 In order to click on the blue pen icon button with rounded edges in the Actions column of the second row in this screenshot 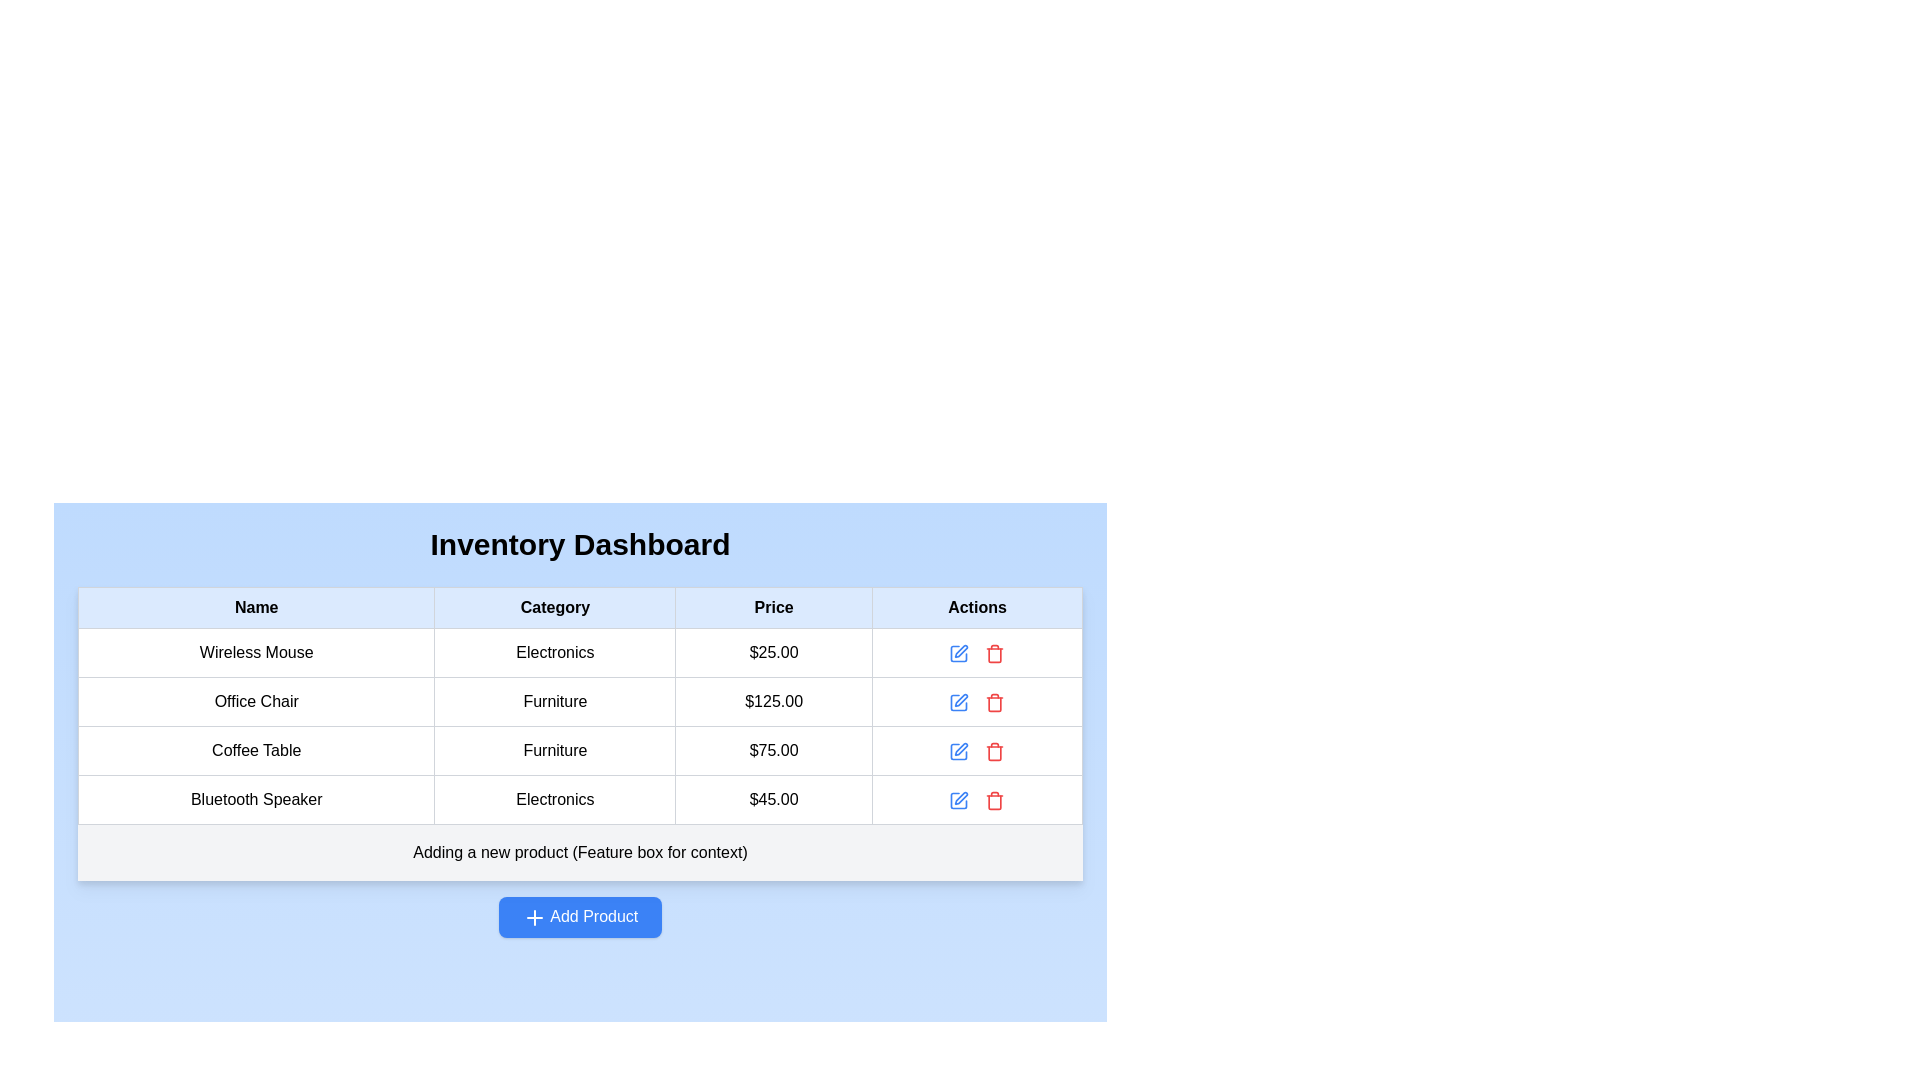, I will do `click(958, 701)`.